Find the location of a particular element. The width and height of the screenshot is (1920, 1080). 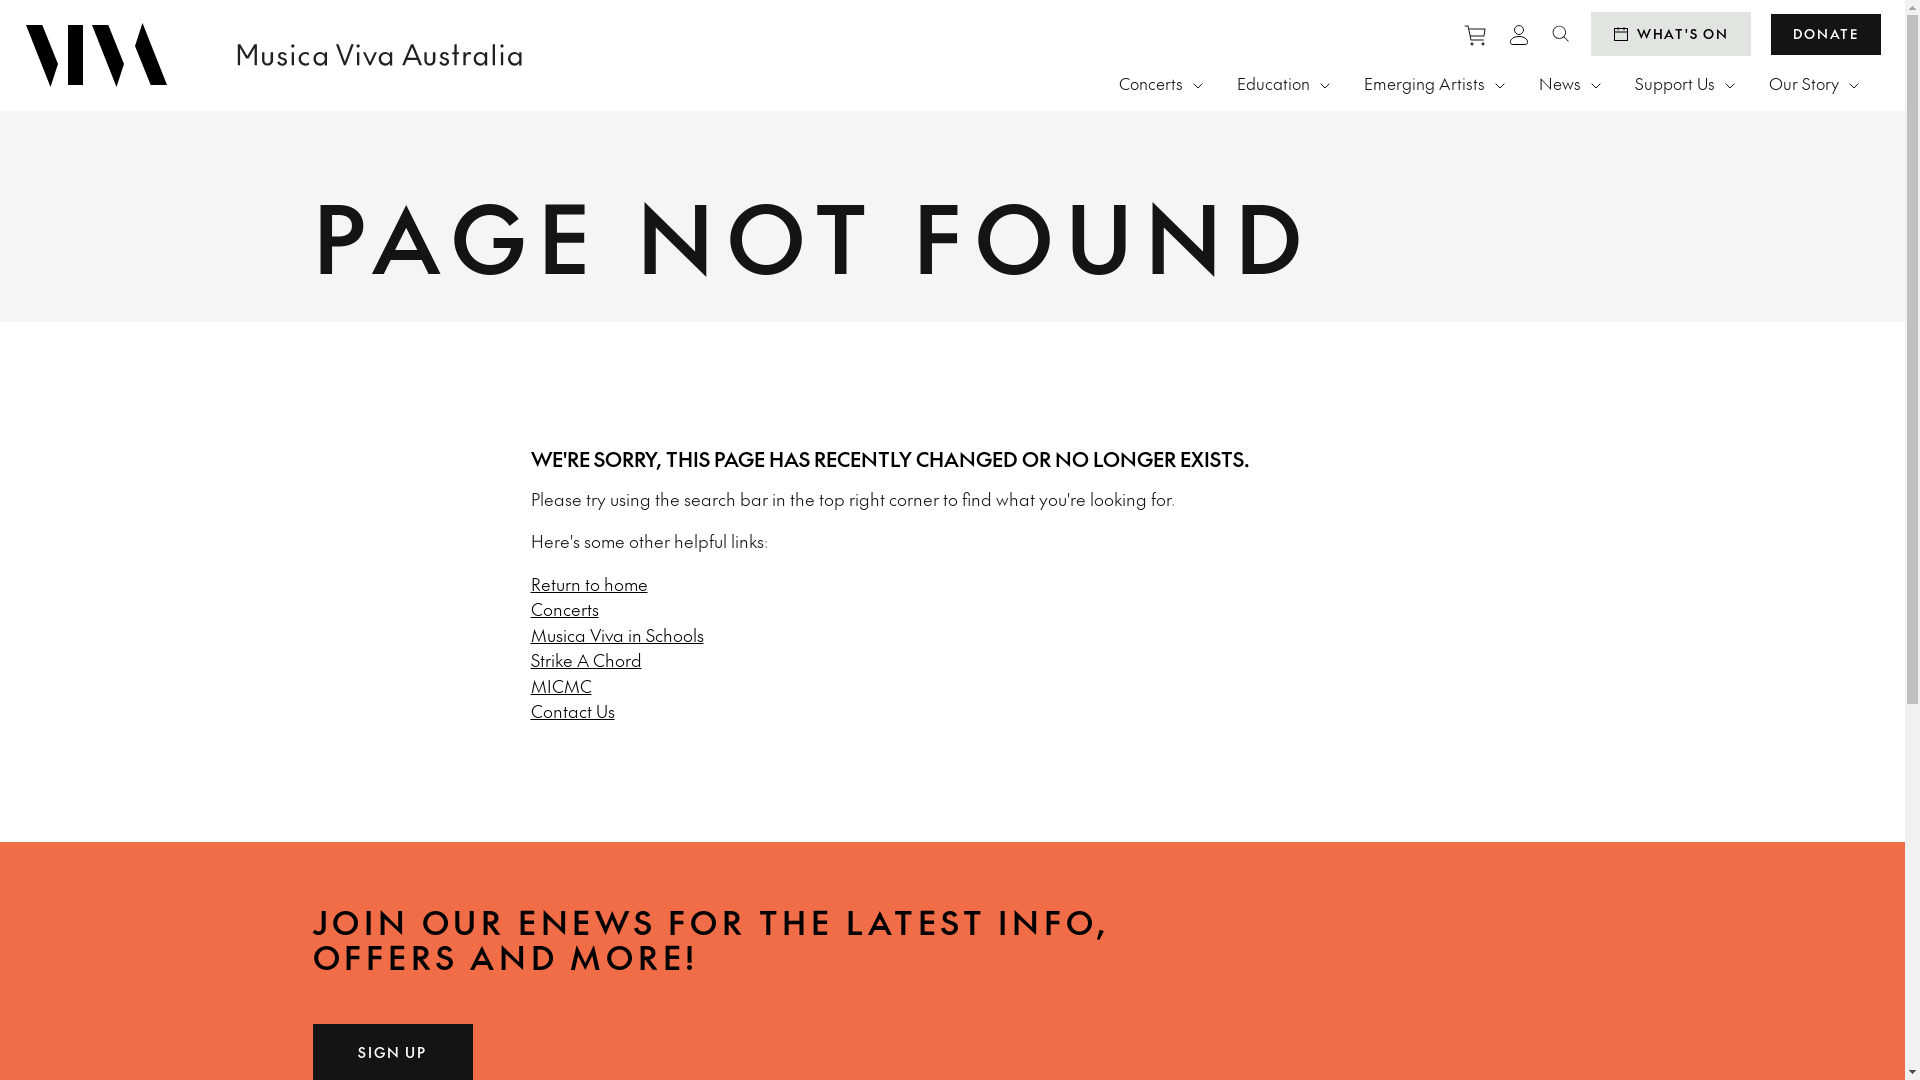

'DONATE' is located at coordinates (1825, 34).